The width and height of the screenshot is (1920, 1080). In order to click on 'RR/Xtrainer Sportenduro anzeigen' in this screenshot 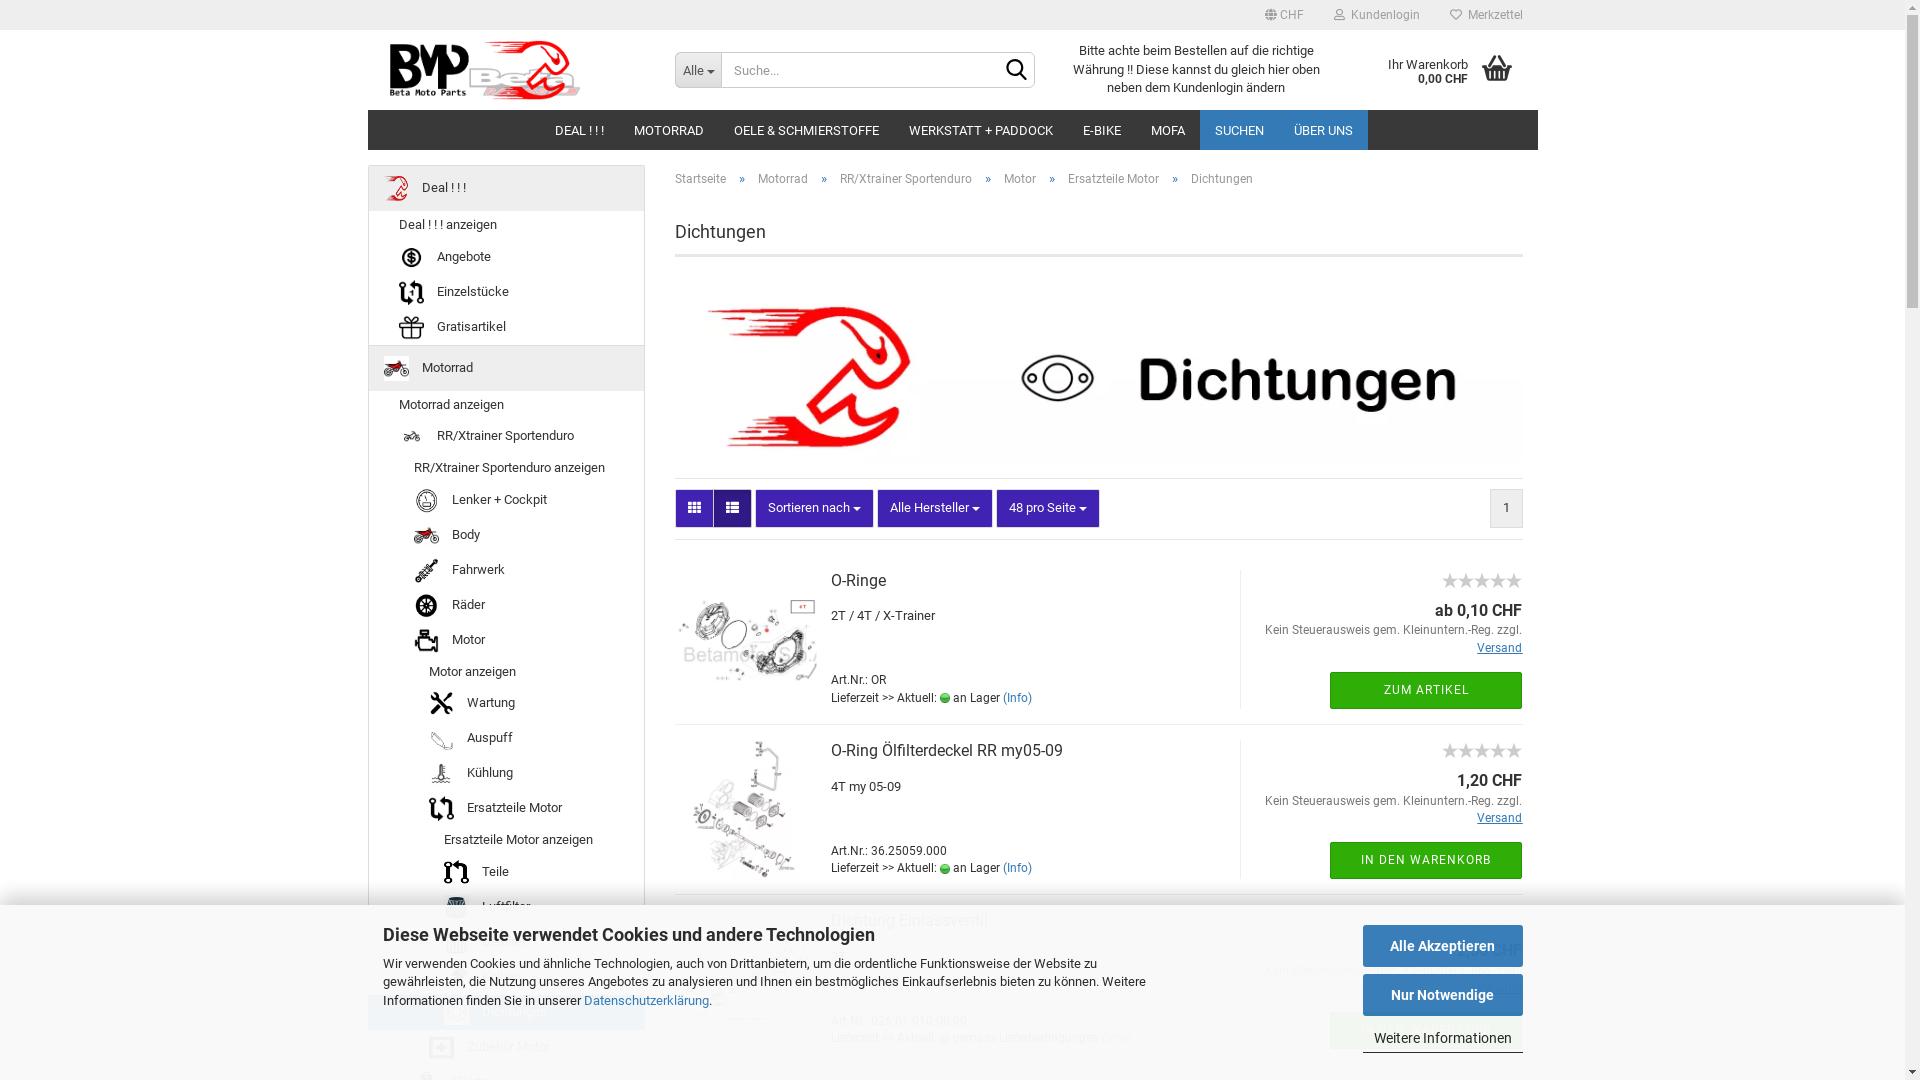, I will do `click(505, 468)`.